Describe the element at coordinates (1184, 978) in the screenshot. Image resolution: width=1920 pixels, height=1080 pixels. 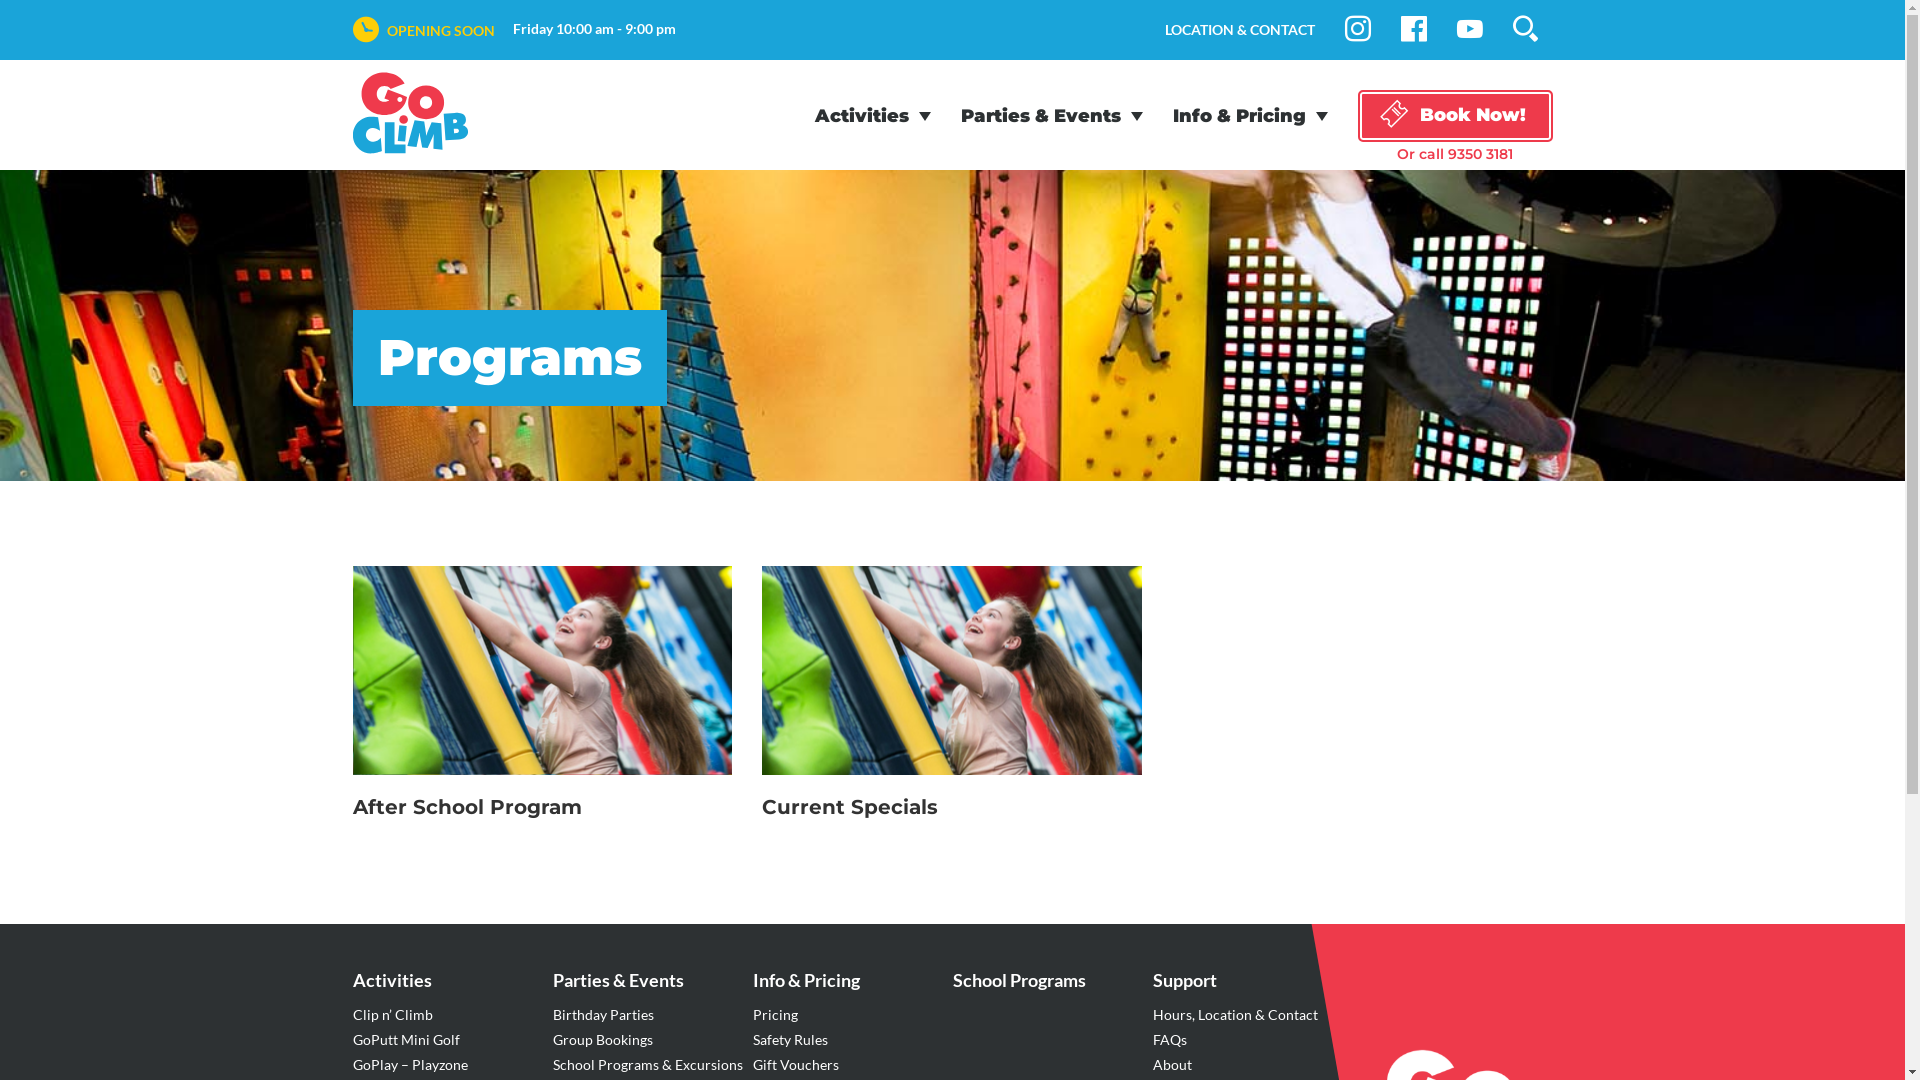
I see `'Support'` at that location.